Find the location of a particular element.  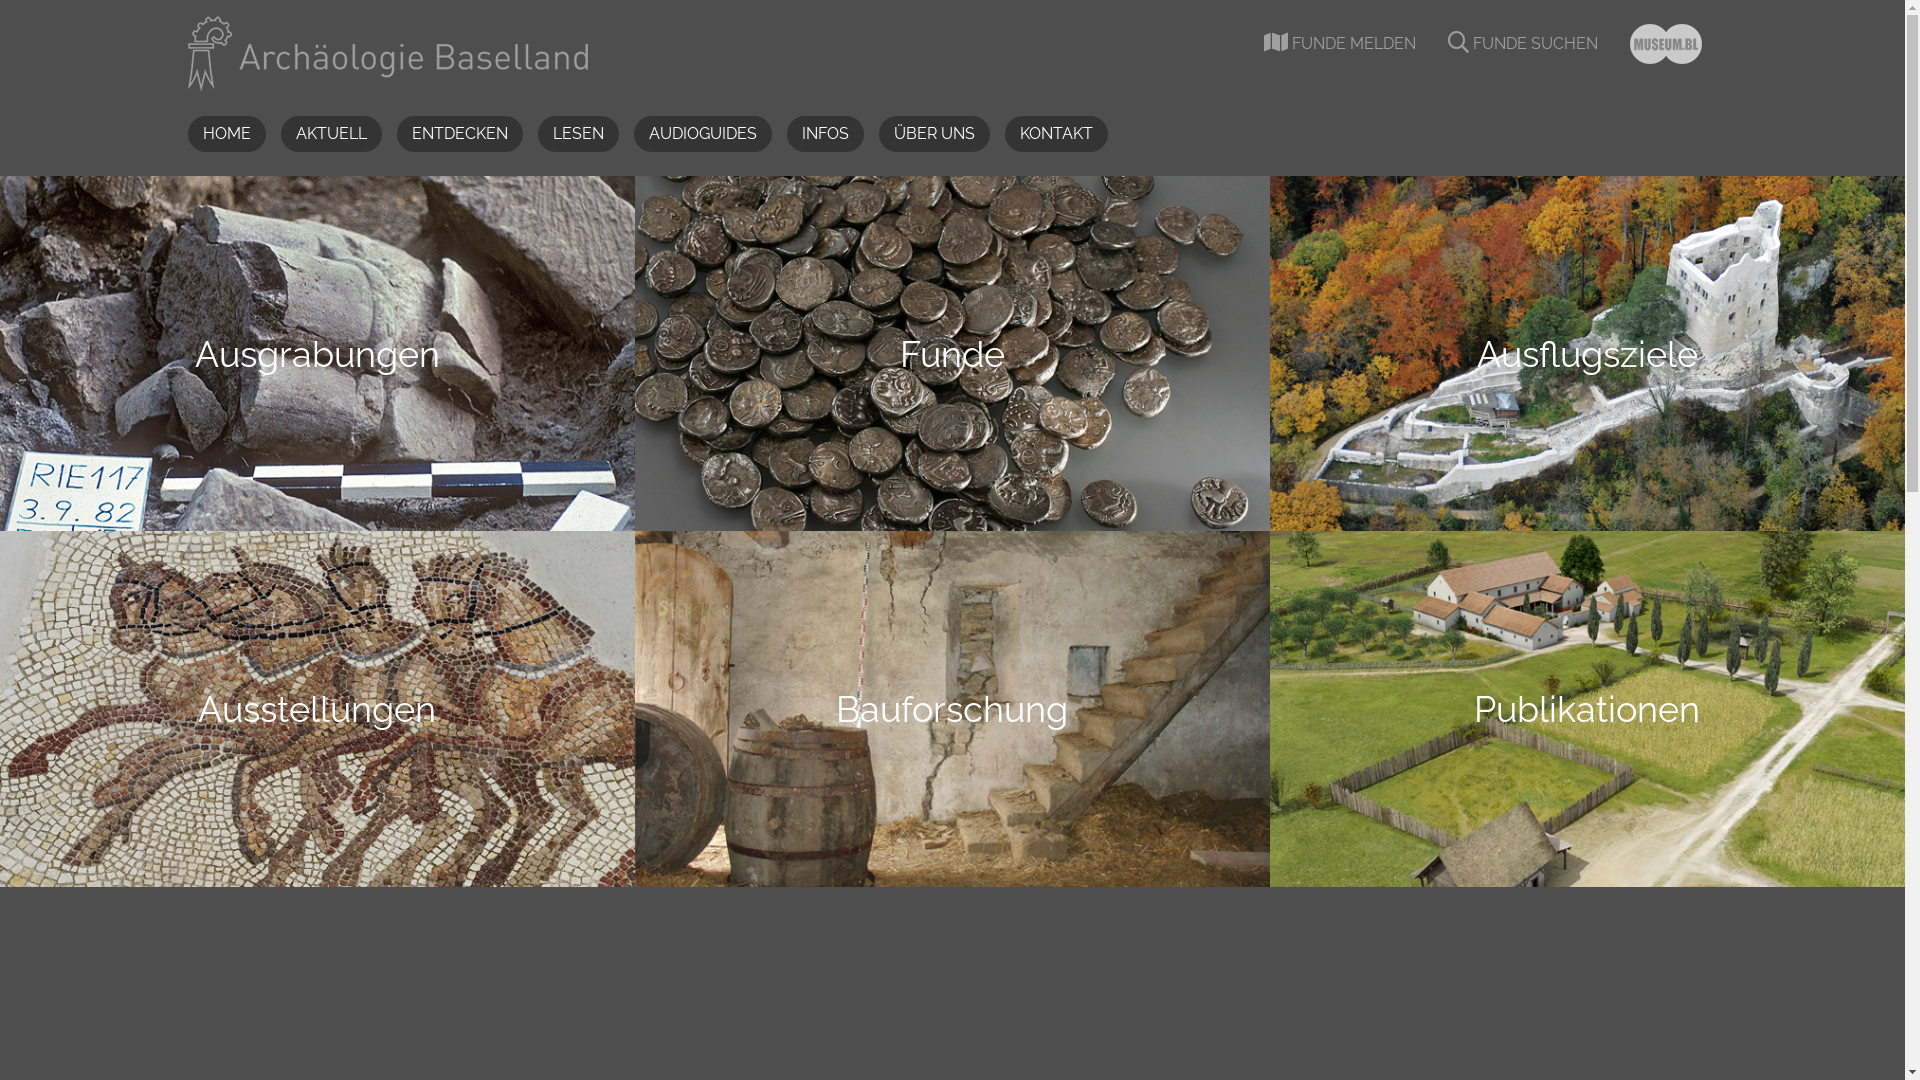

'Ausstellungen' is located at coordinates (316, 707).